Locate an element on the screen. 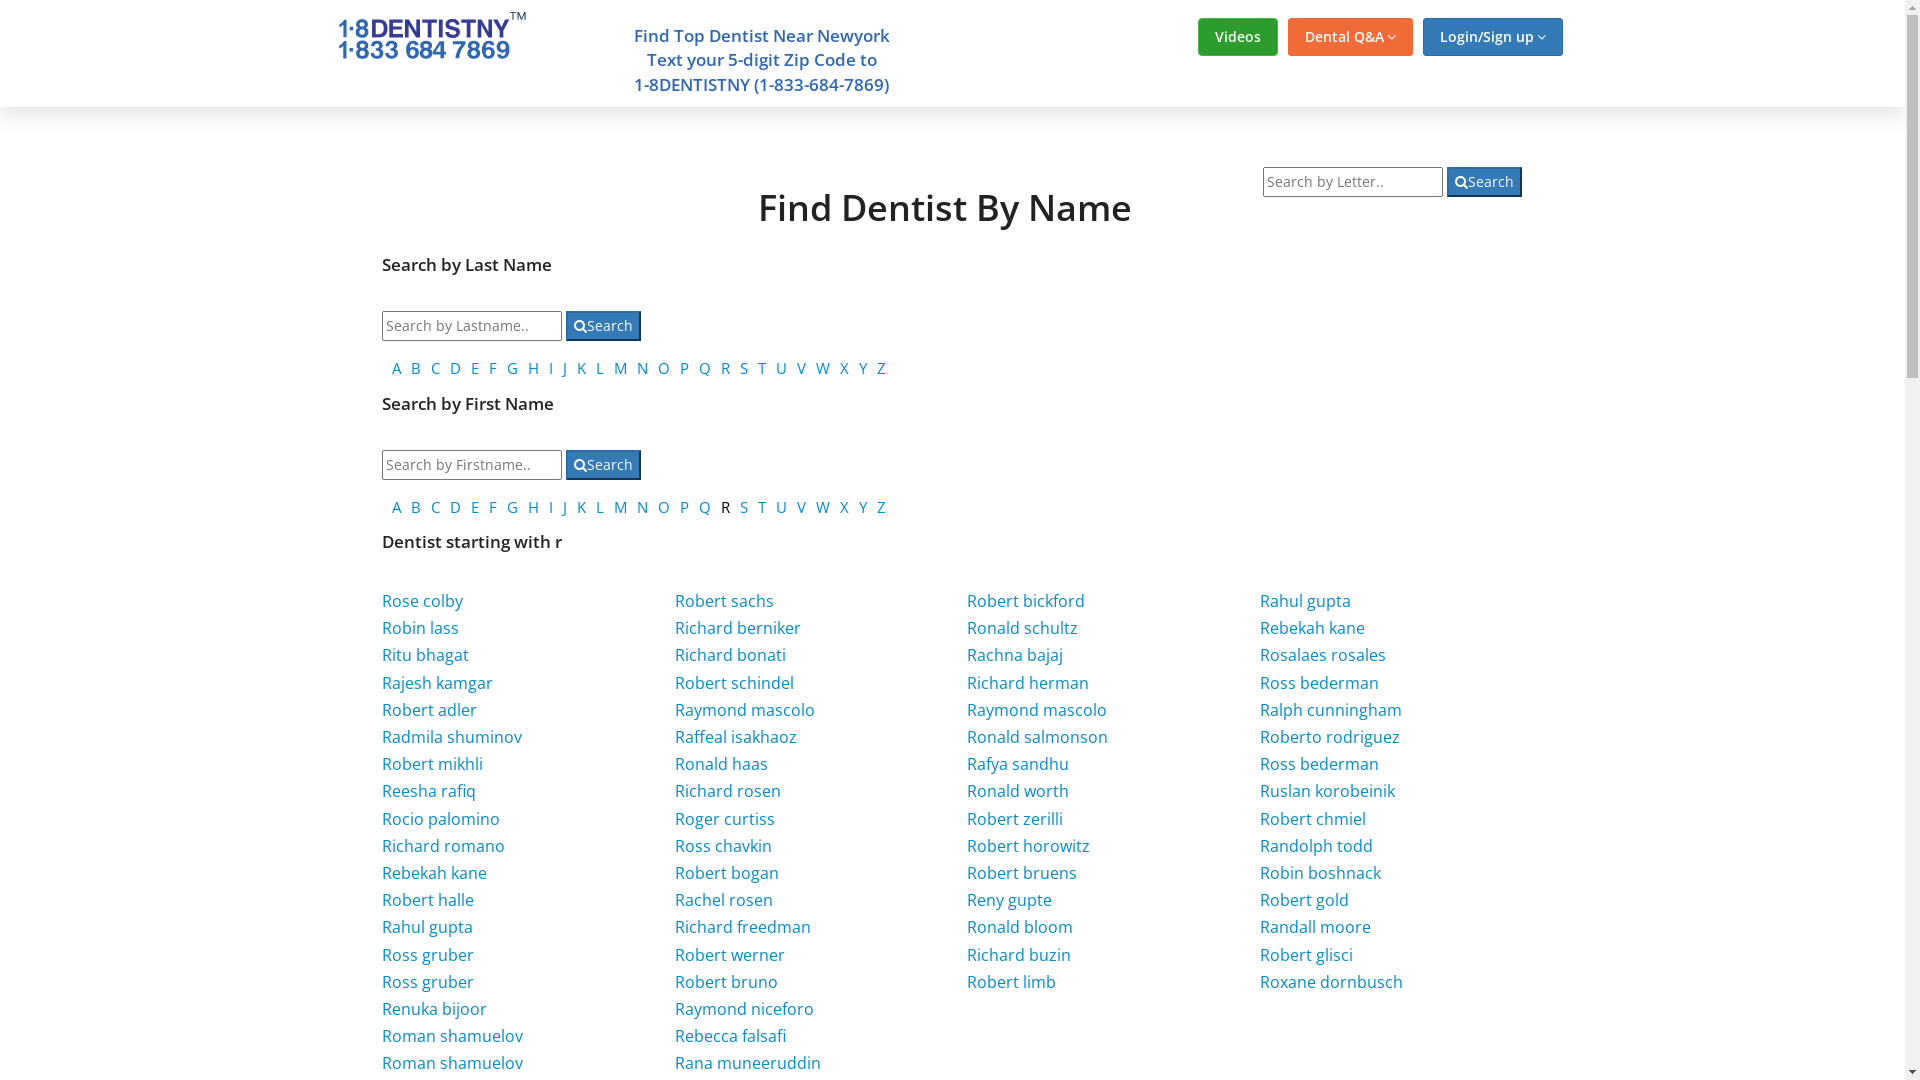 This screenshot has height=1080, width=1920. 'Q' is located at coordinates (699, 367).